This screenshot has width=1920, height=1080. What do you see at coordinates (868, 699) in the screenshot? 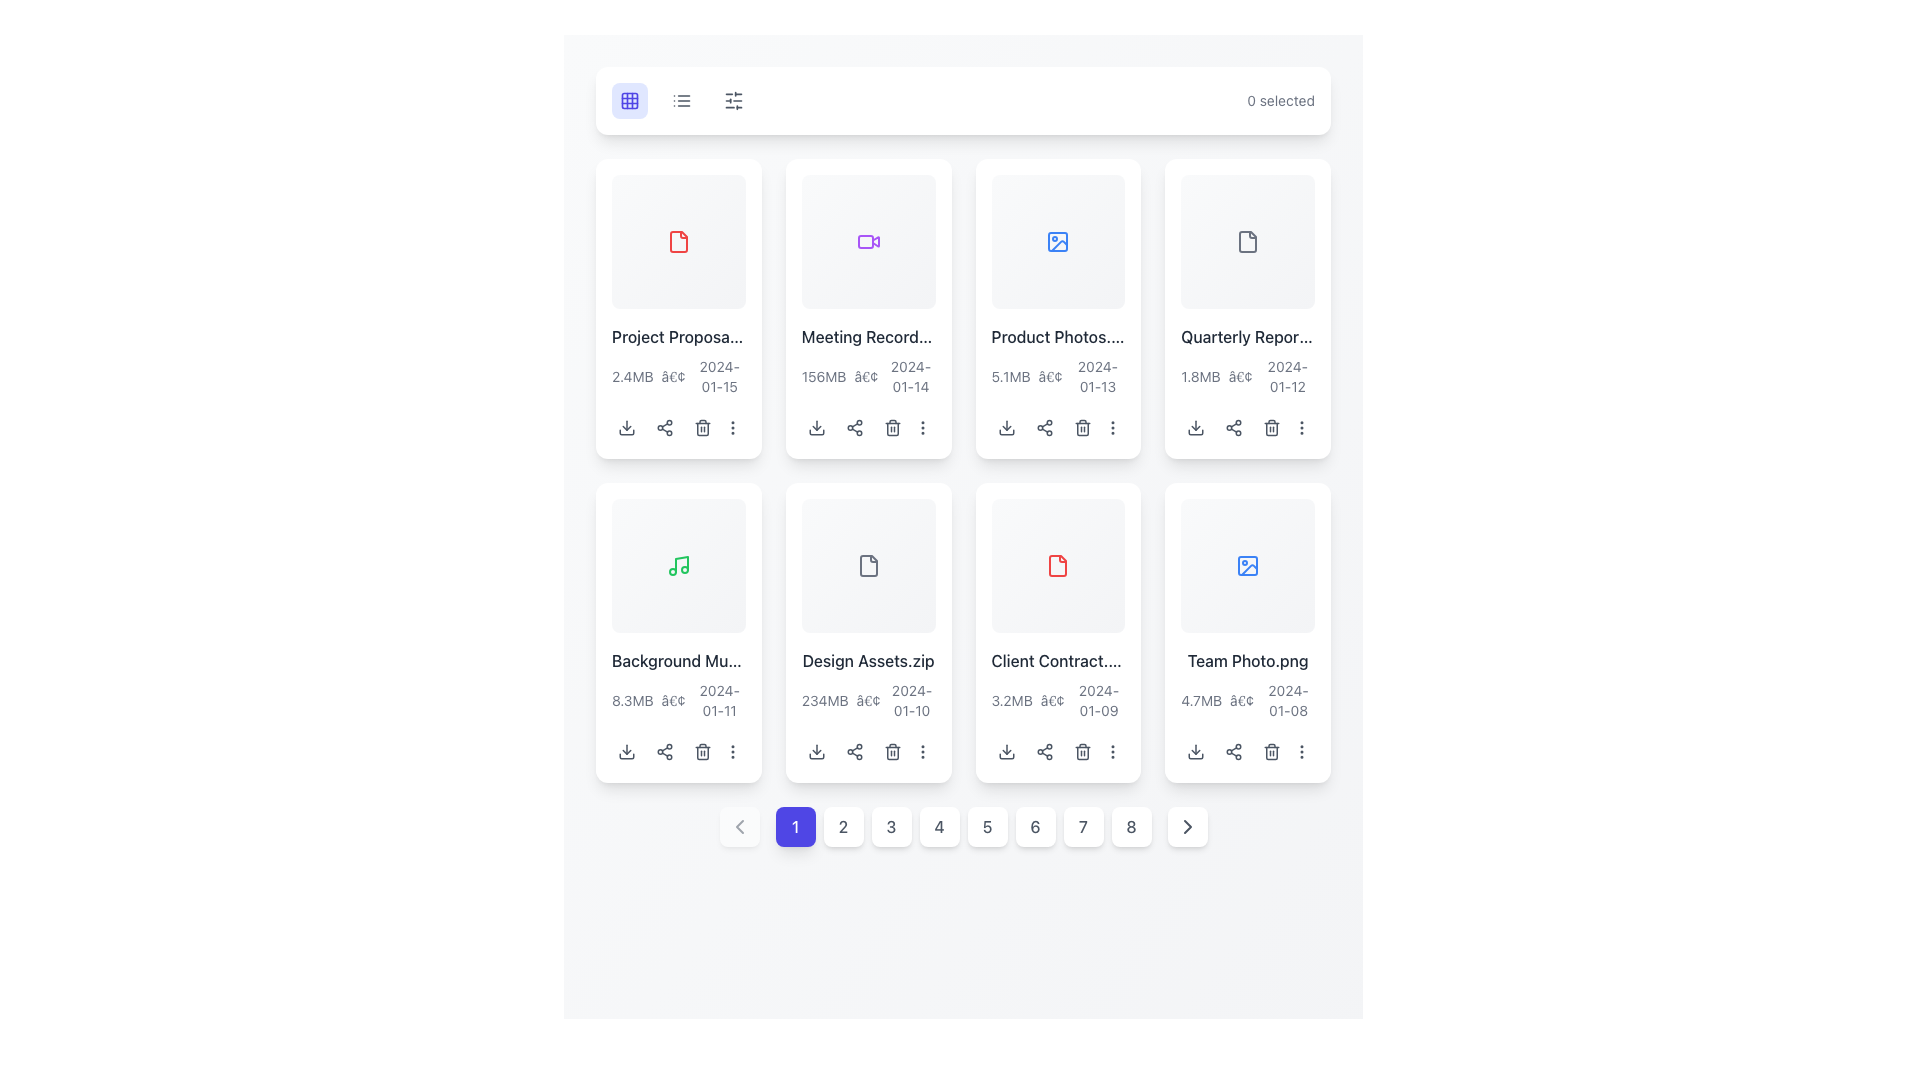
I see `the textual symbol acting as a separator located between '234MB' and '2024-01-10' in the lower section of the file card labeled 'Design Assets.zip'` at bounding box center [868, 699].